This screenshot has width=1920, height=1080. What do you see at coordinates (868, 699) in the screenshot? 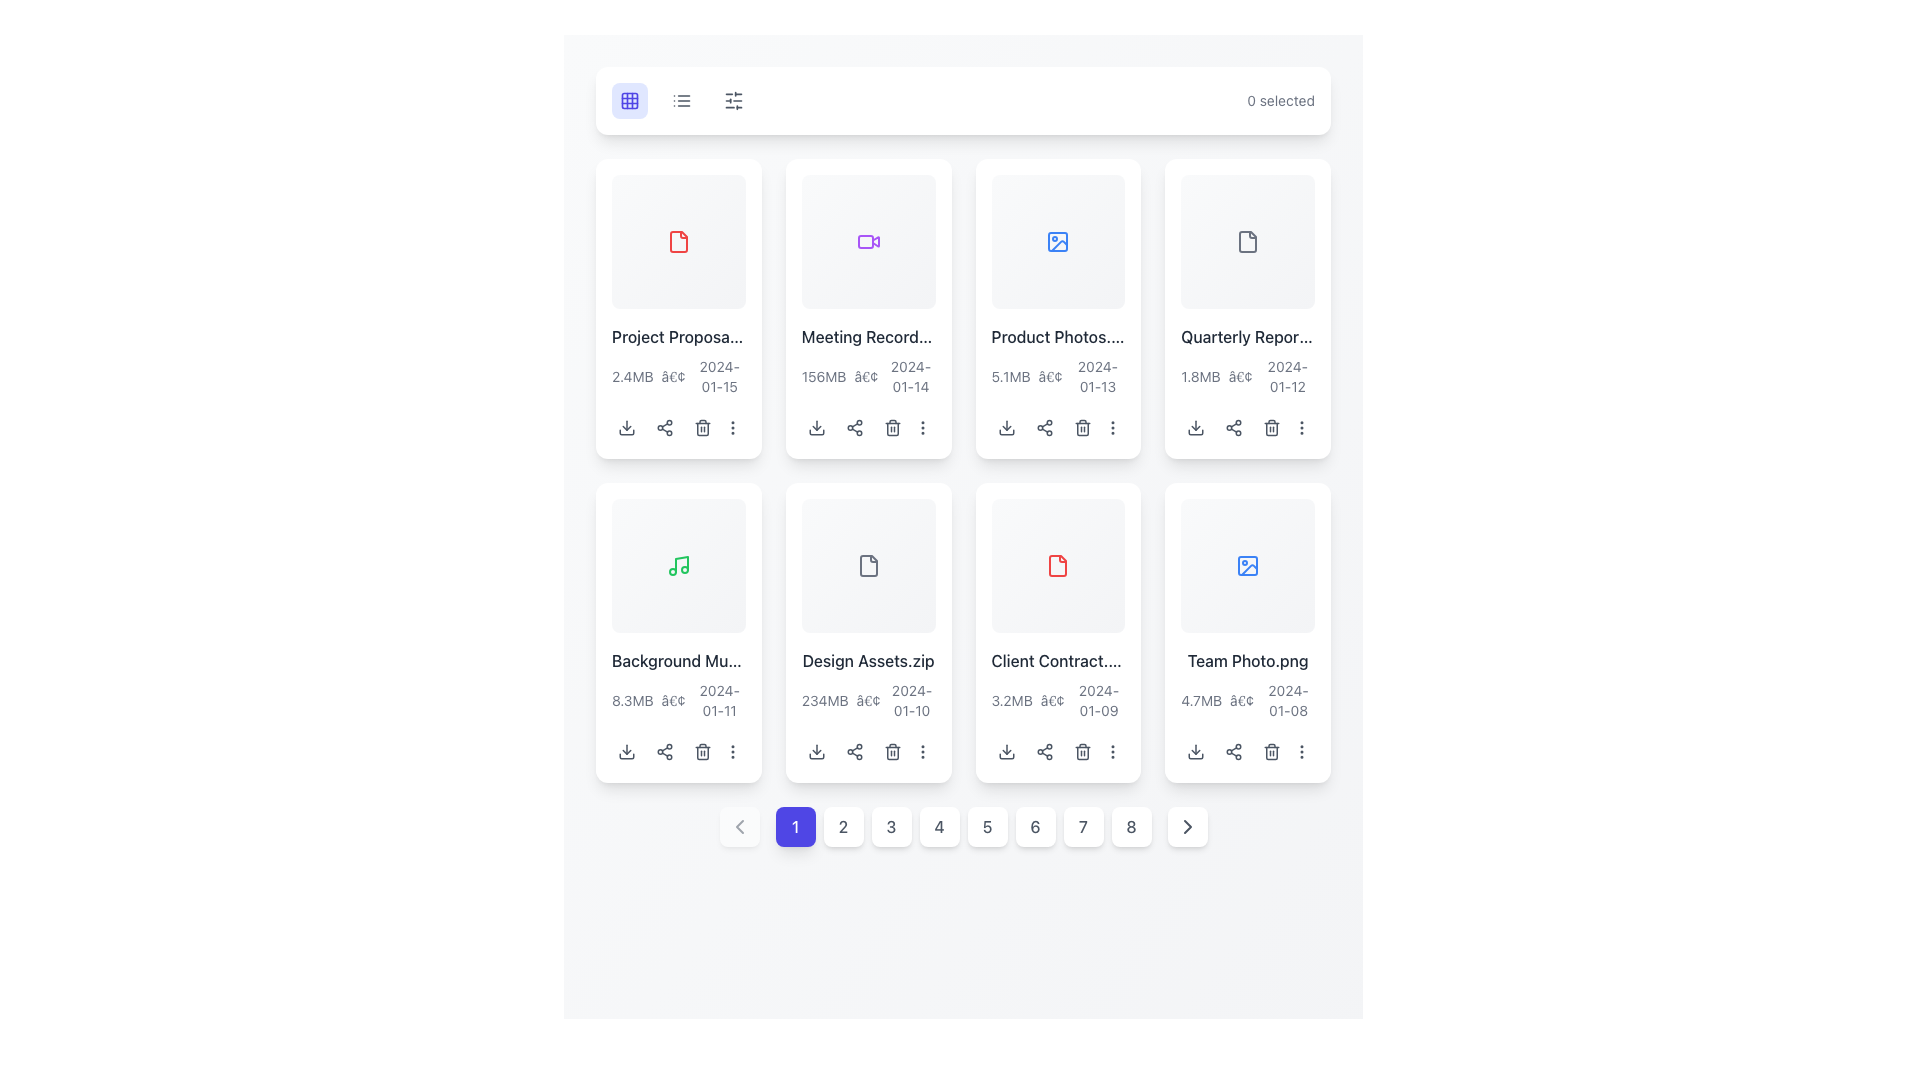
I see `the textual symbol acting as a separator located between '234MB' and '2024-01-10' in the lower section of the file card labeled 'Design Assets.zip'` at bounding box center [868, 699].